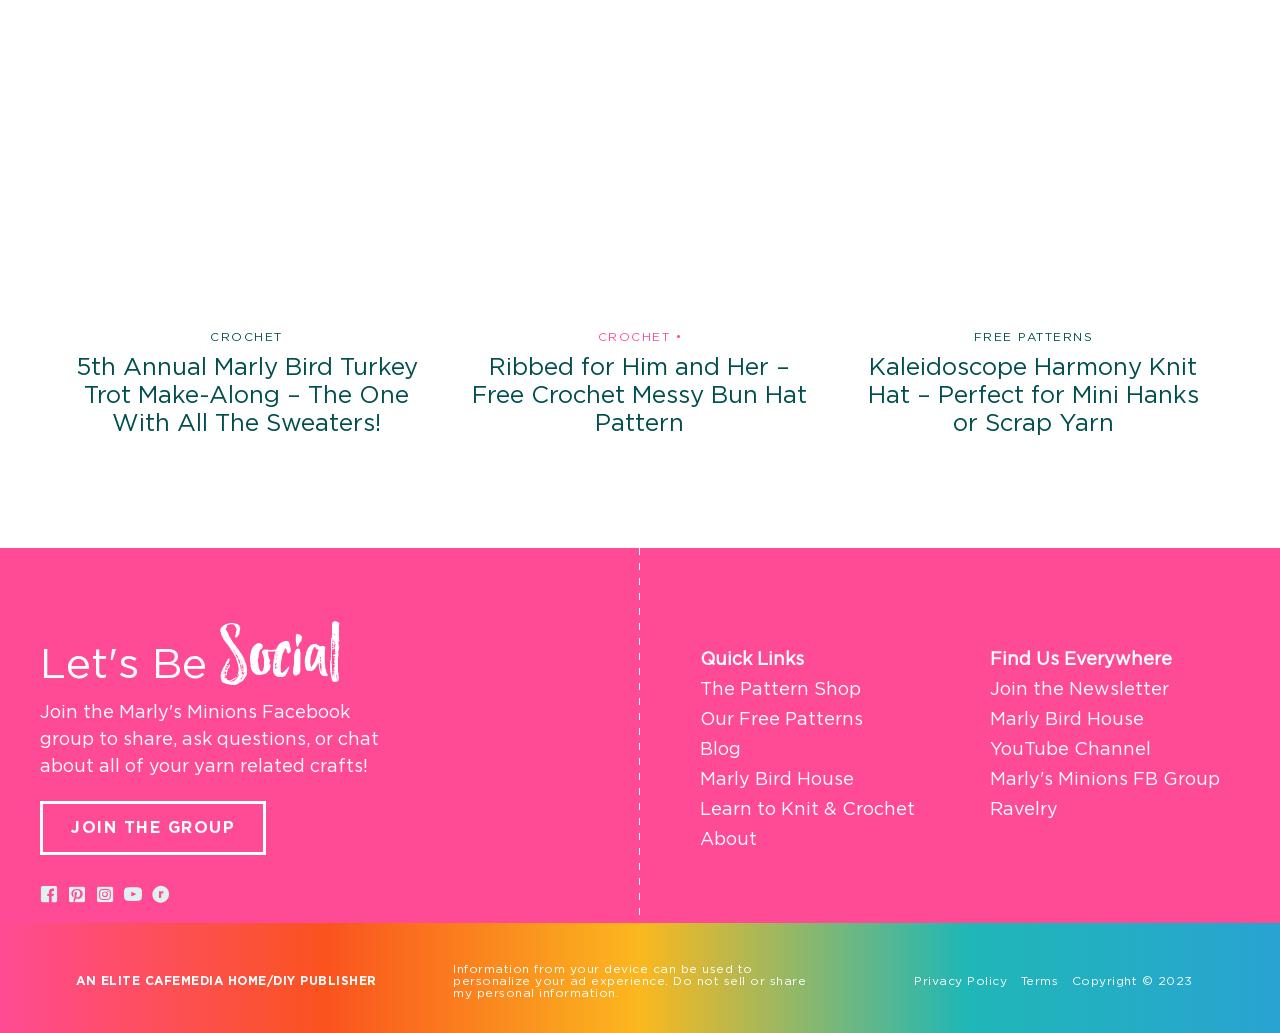 This screenshot has width=1280, height=1033. I want to click on 'Join the Newsletter', so click(1078, 689).